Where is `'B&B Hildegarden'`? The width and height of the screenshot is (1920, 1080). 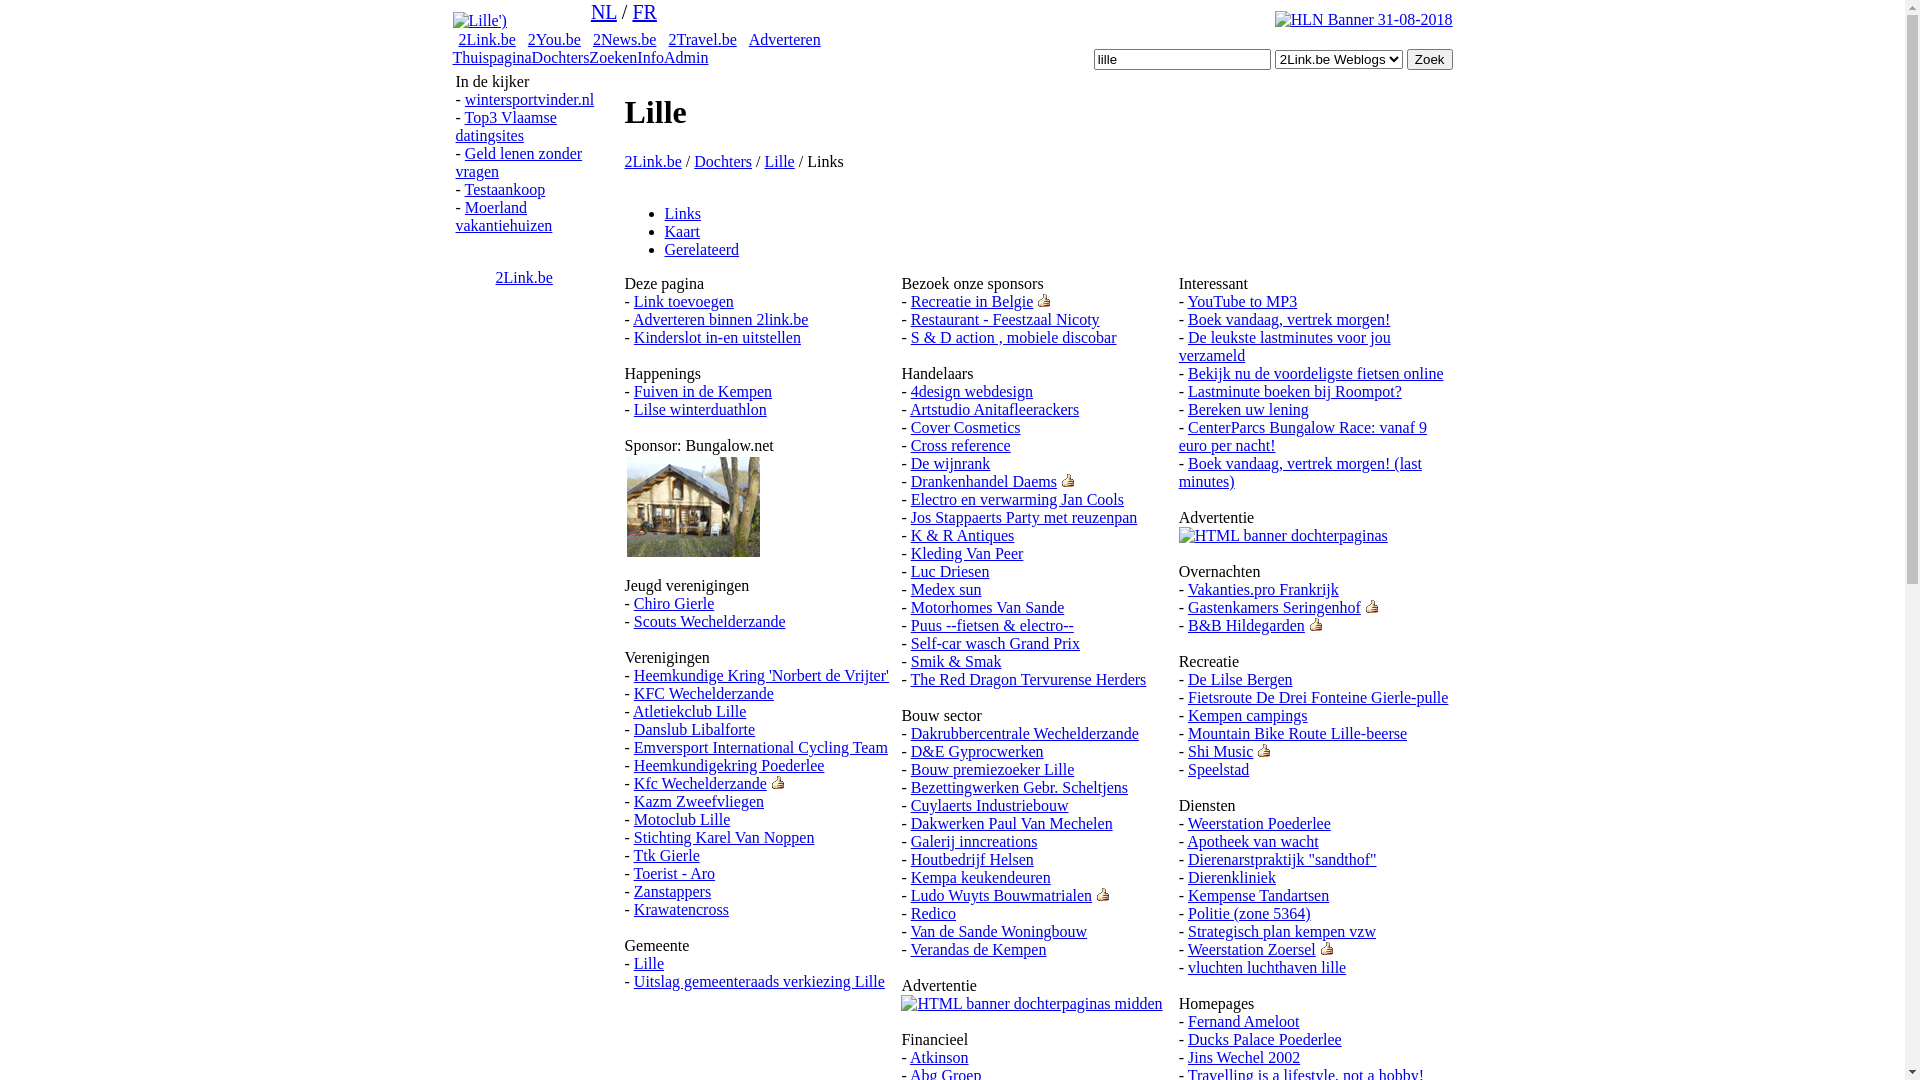 'B&B Hildegarden' is located at coordinates (1188, 624).